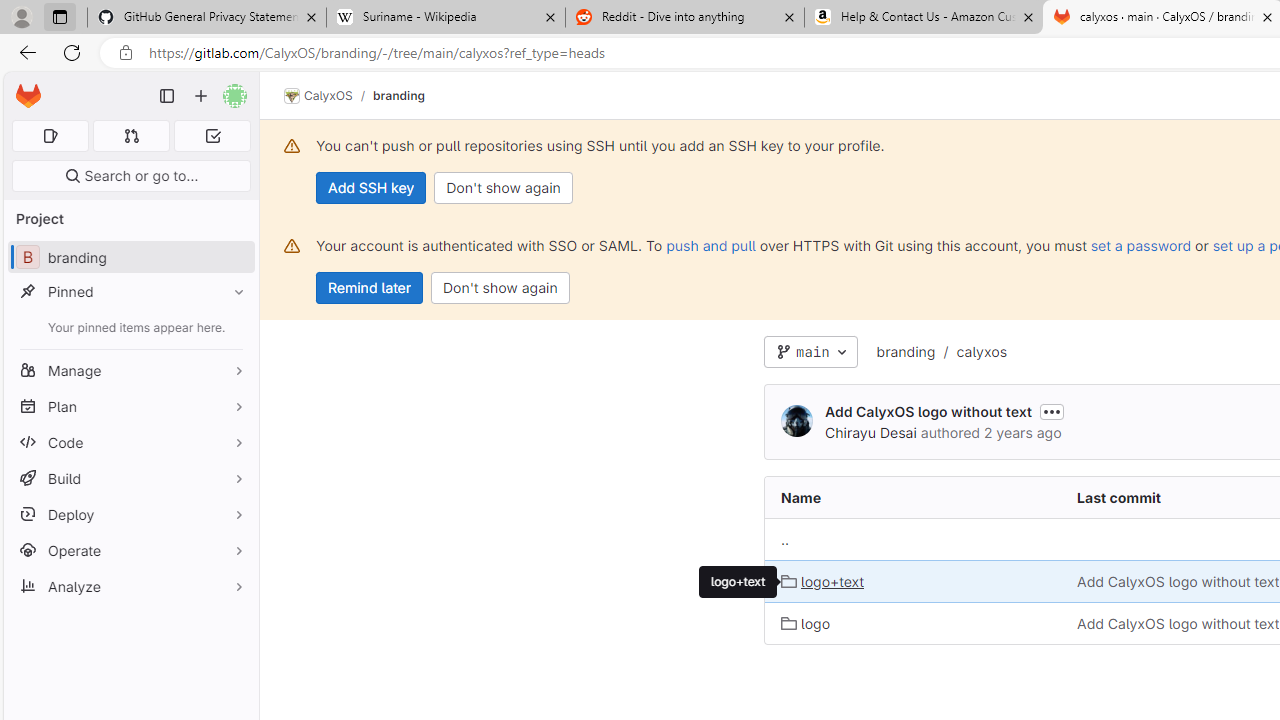  Describe the element at coordinates (328, 96) in the screenshot. I see `'CalyxOS/'` at that location.